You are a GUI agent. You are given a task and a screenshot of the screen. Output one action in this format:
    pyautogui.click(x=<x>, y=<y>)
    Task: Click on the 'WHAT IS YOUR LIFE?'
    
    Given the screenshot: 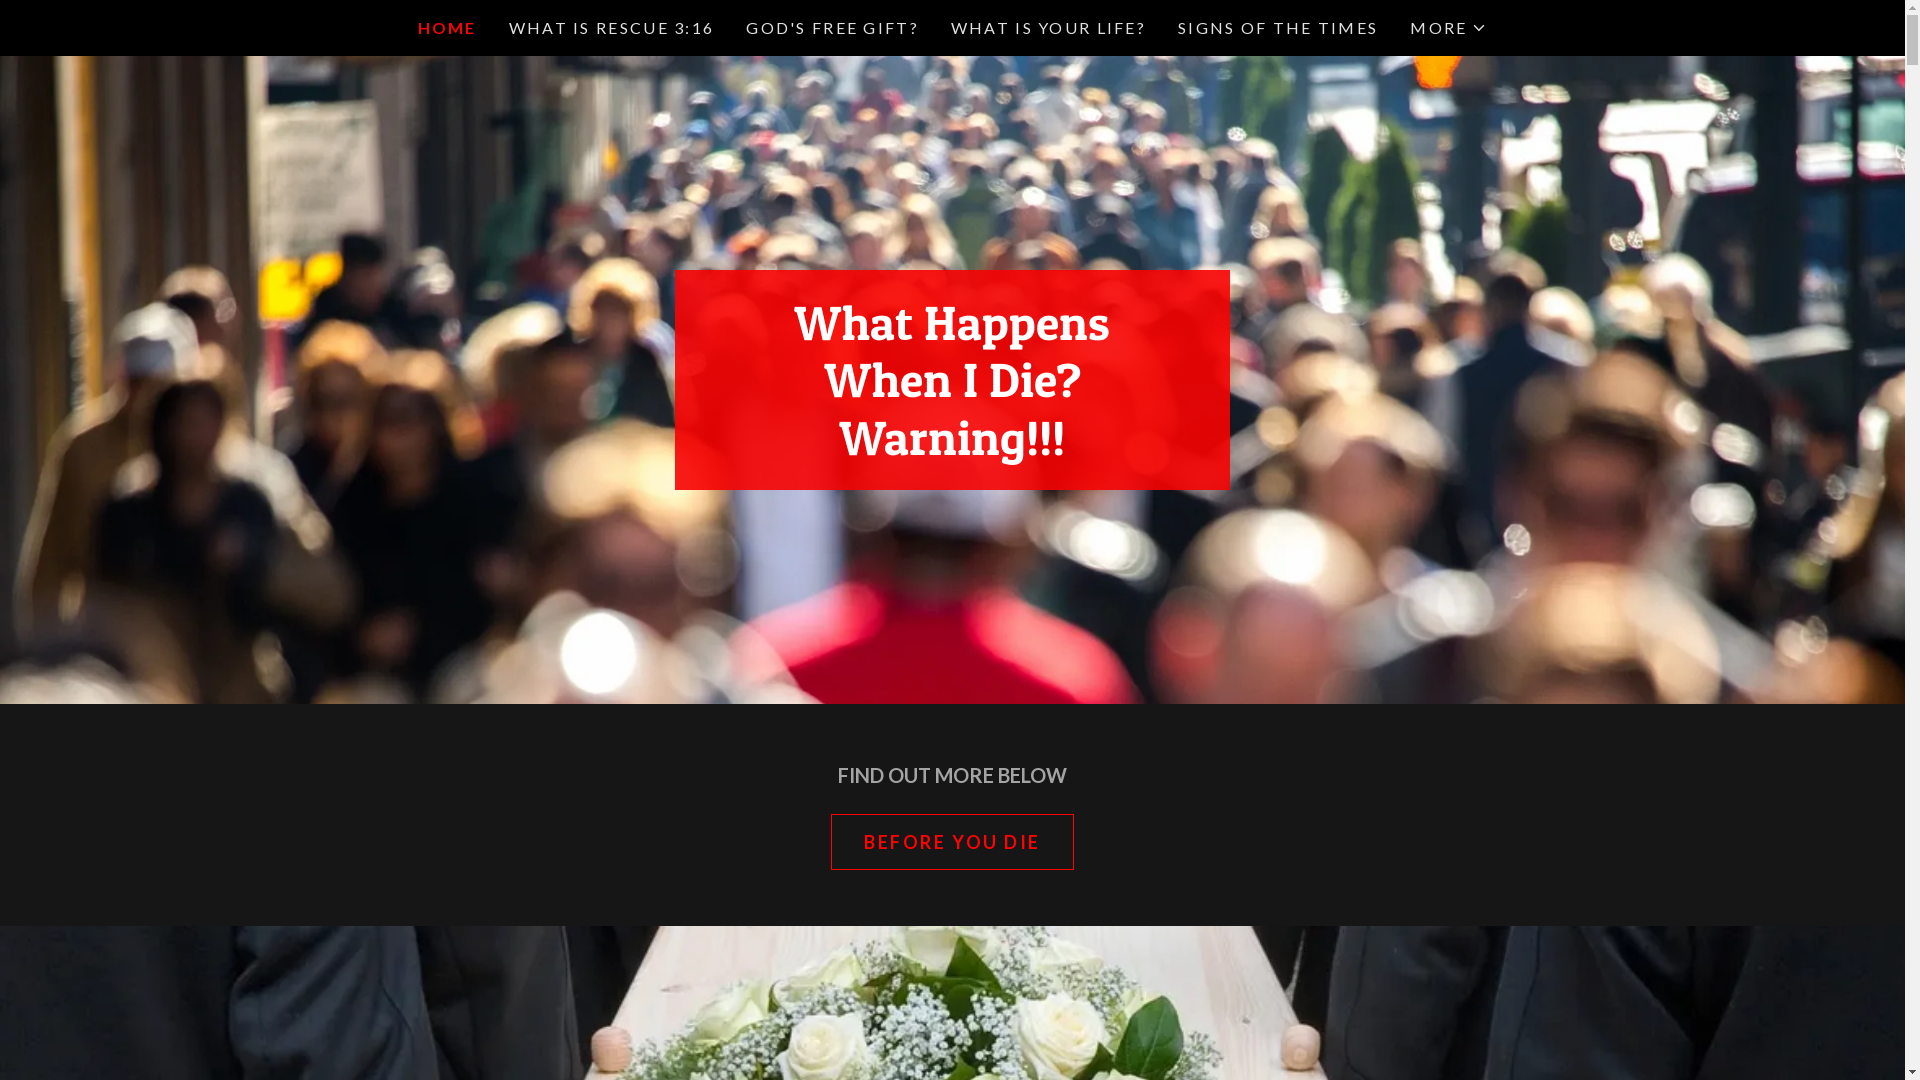 What is the action you would take?
    pyautogui.click(x=1047, y=27)
    